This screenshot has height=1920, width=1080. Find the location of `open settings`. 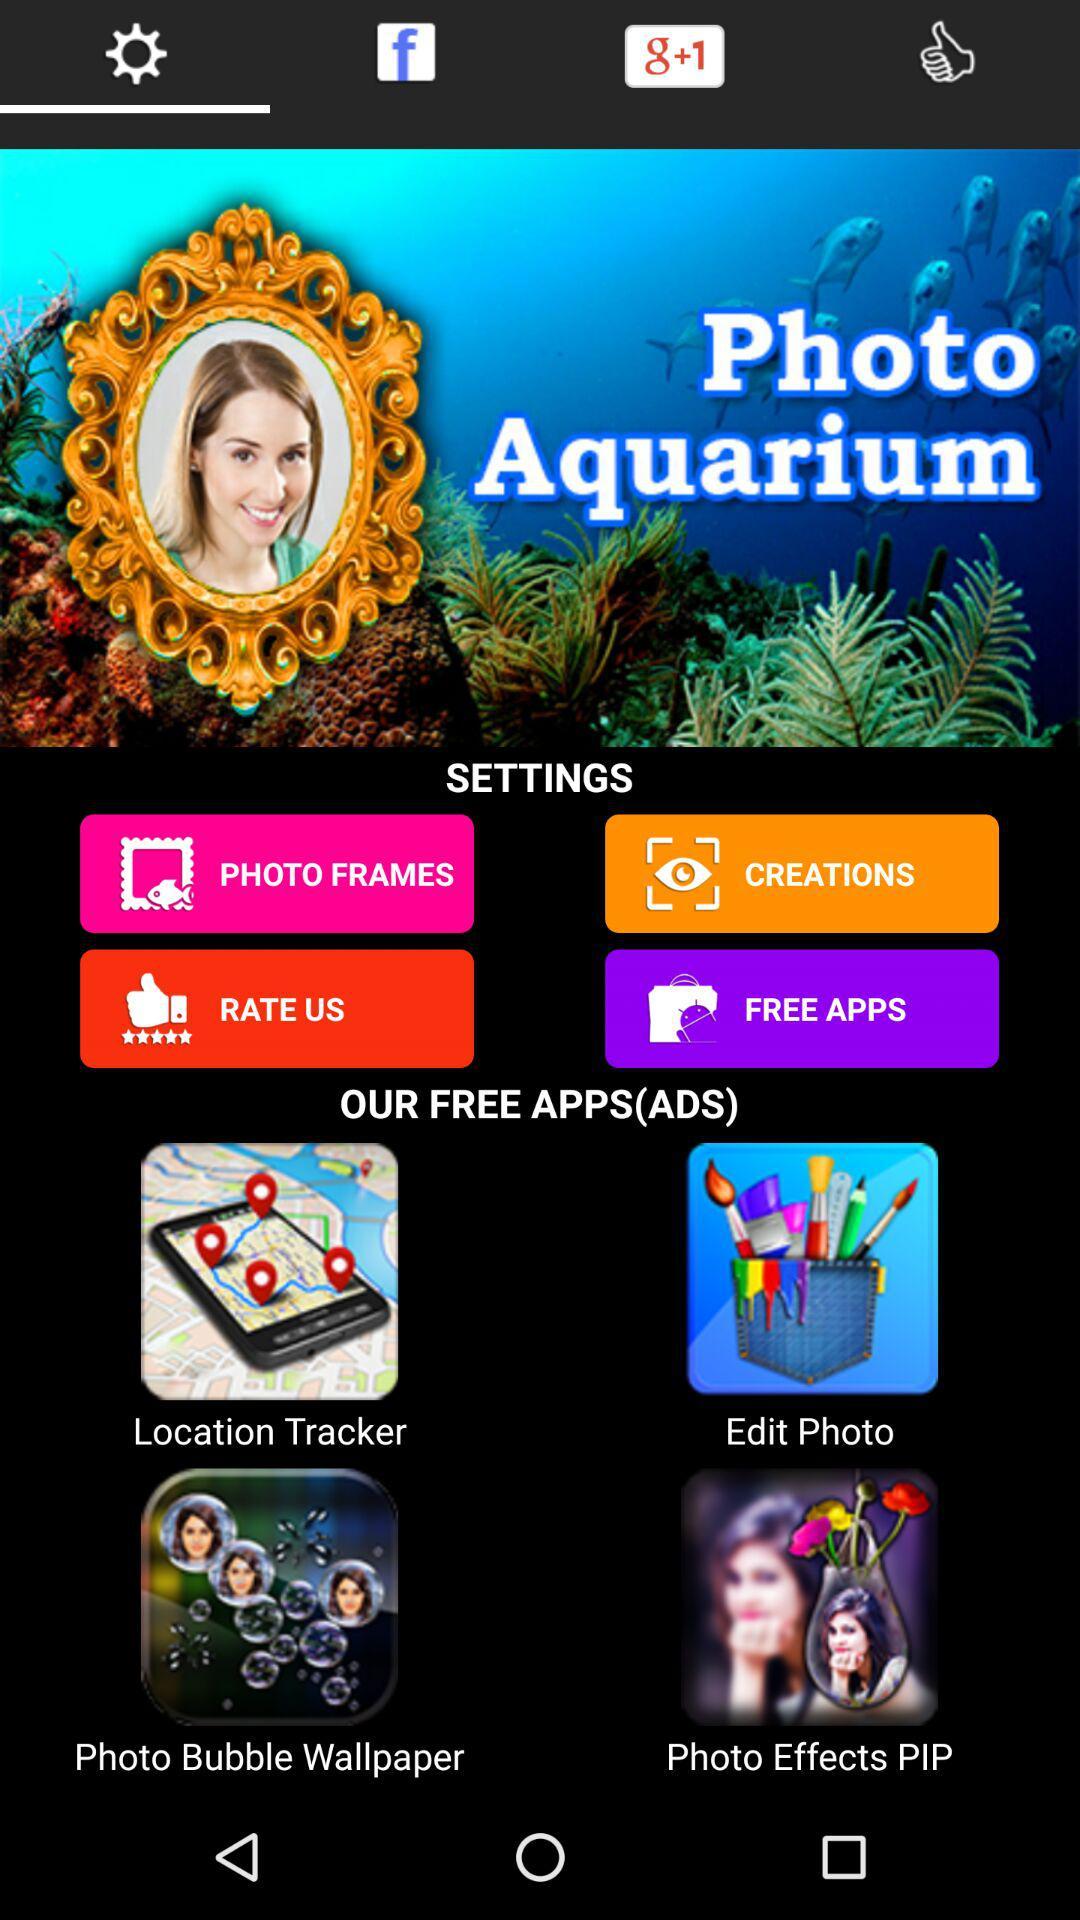

open settings is located at coordinates (135, 52).